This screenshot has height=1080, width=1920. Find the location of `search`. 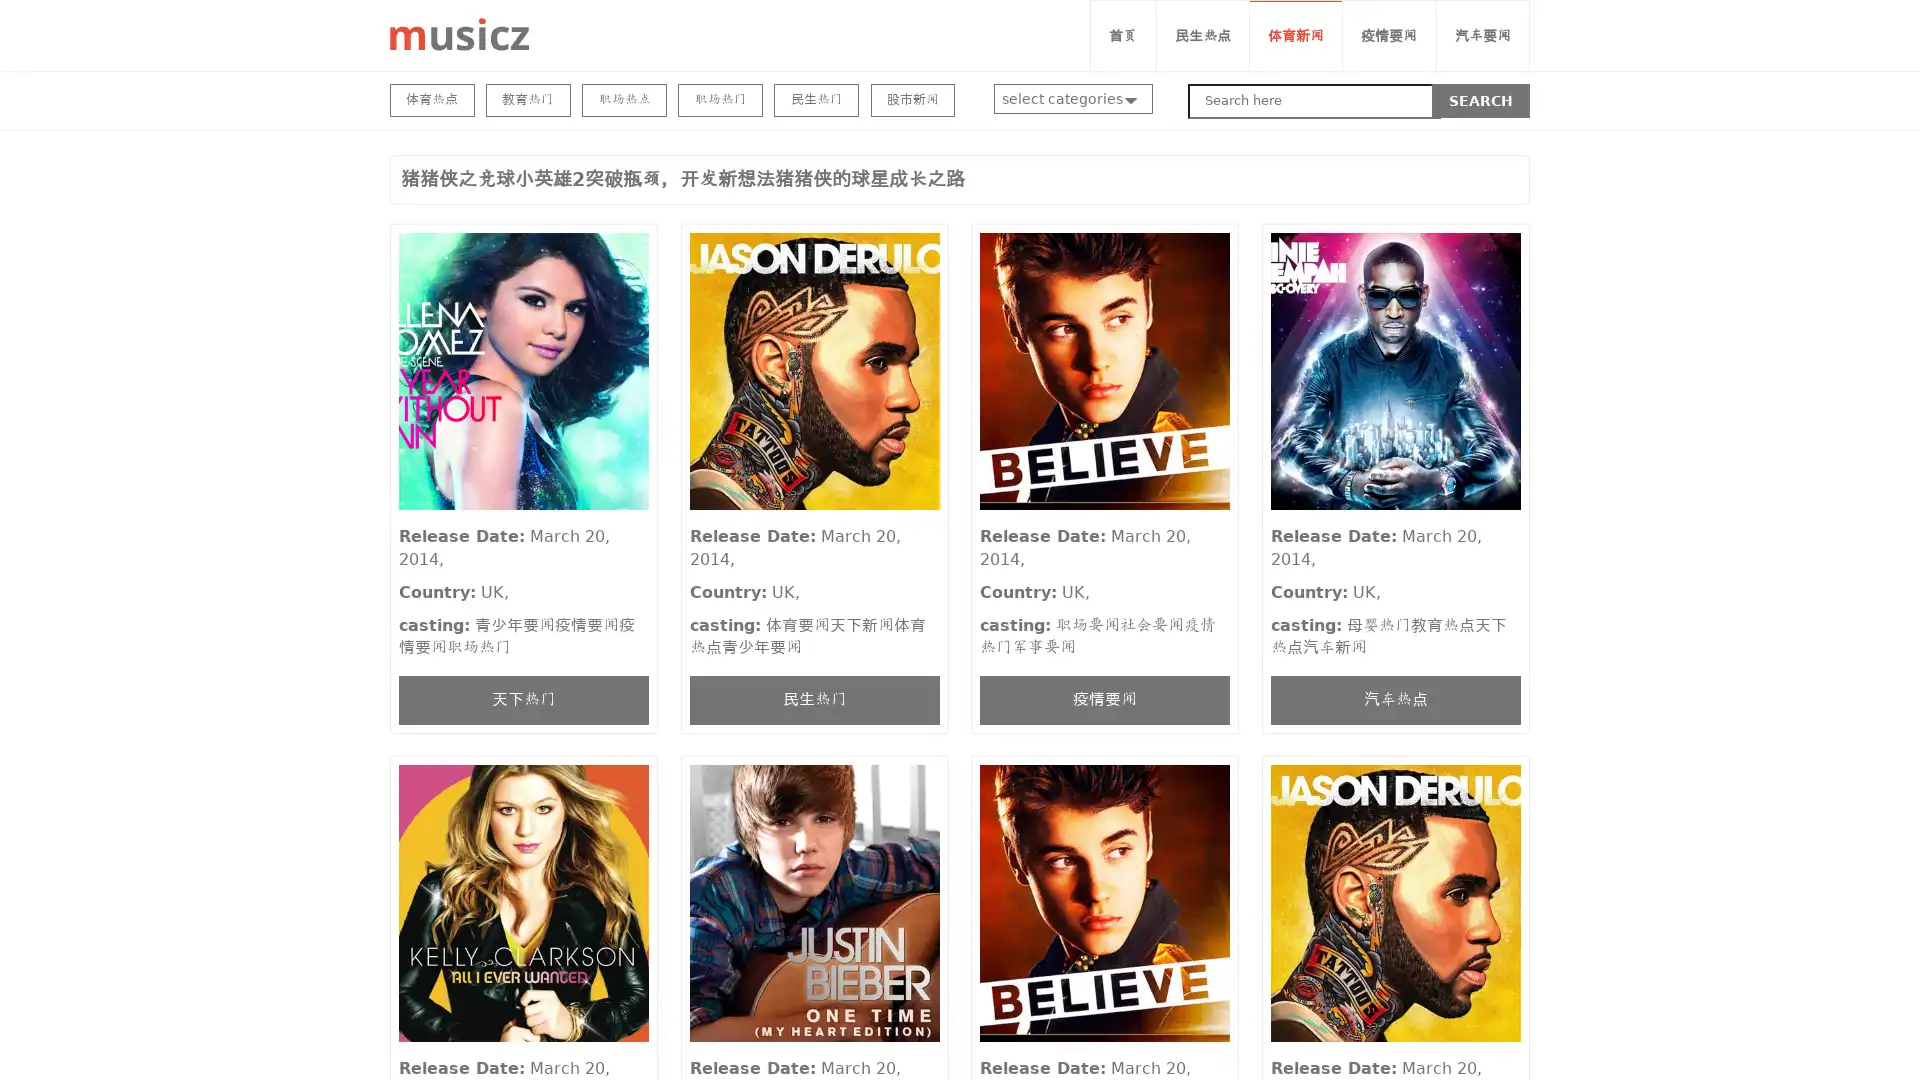

search is located at coordinates (1481, 100).